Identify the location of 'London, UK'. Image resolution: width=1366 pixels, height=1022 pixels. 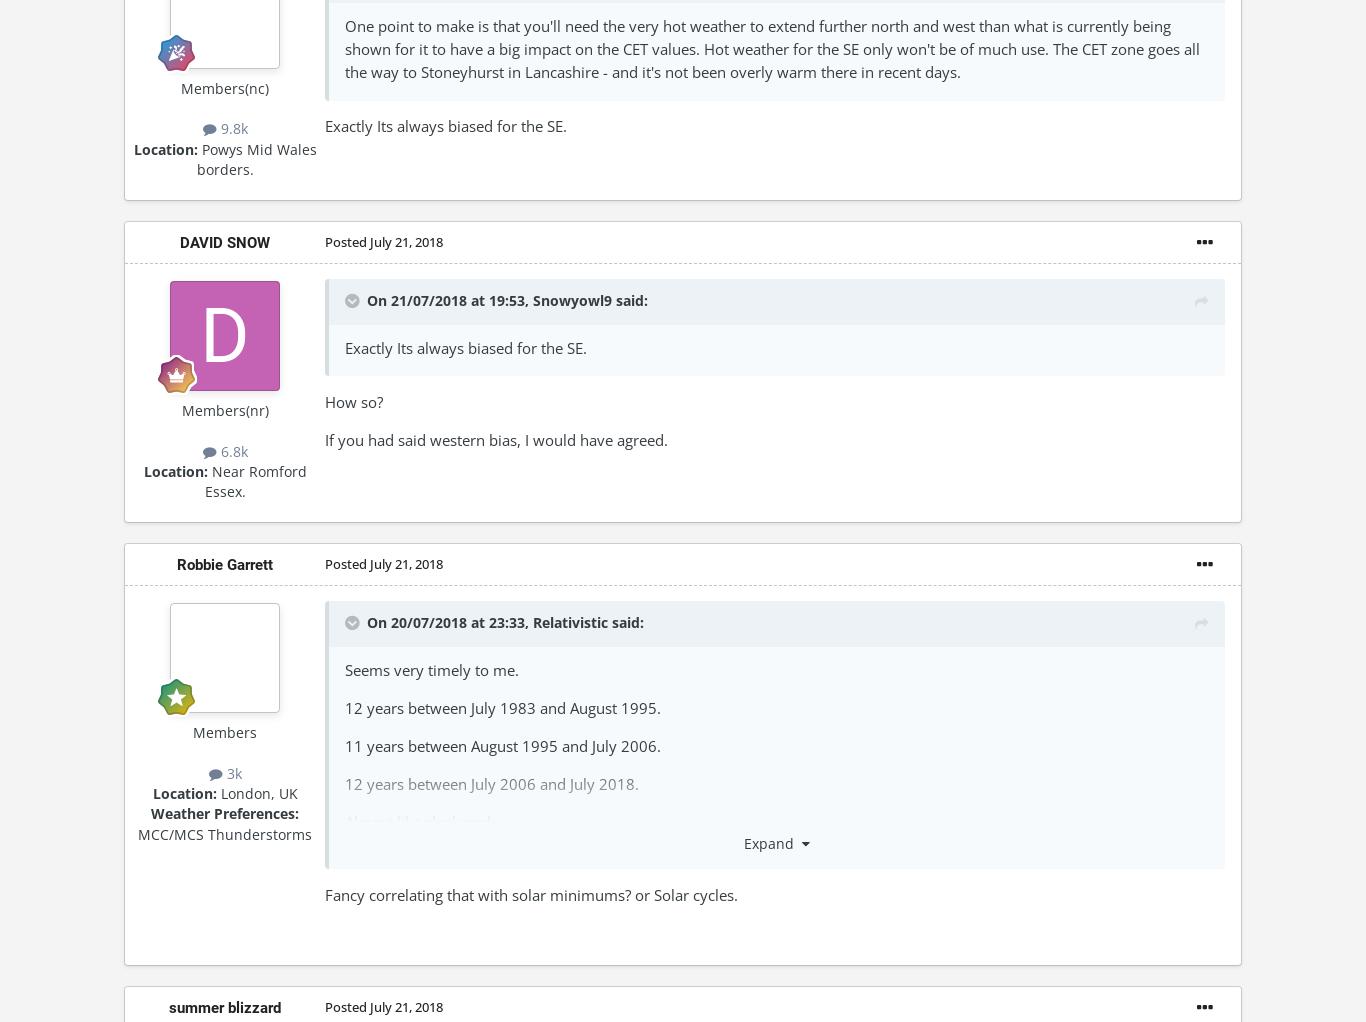
(214, 793).